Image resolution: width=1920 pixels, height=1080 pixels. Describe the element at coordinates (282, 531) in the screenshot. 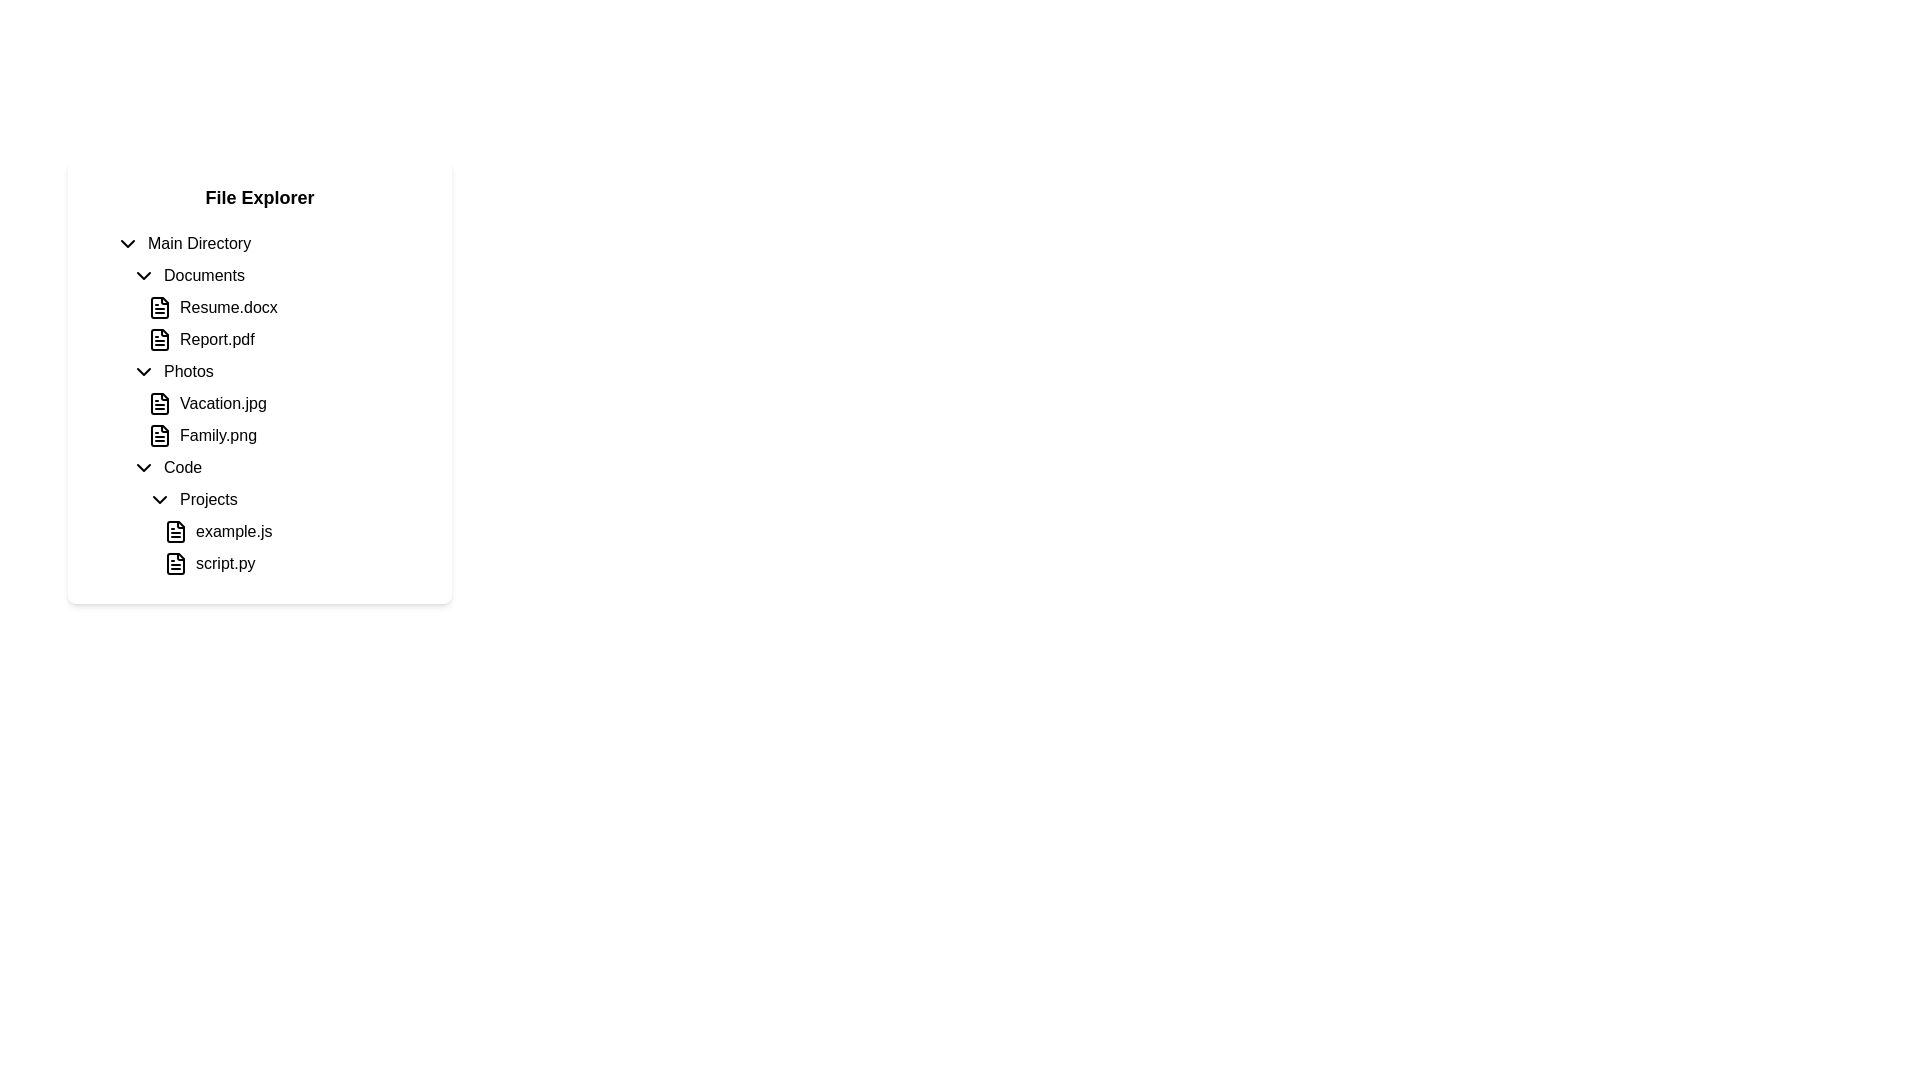

I see `the file entry named 'example.js' located in the 'Projects' directory of the file explorer` at that location.